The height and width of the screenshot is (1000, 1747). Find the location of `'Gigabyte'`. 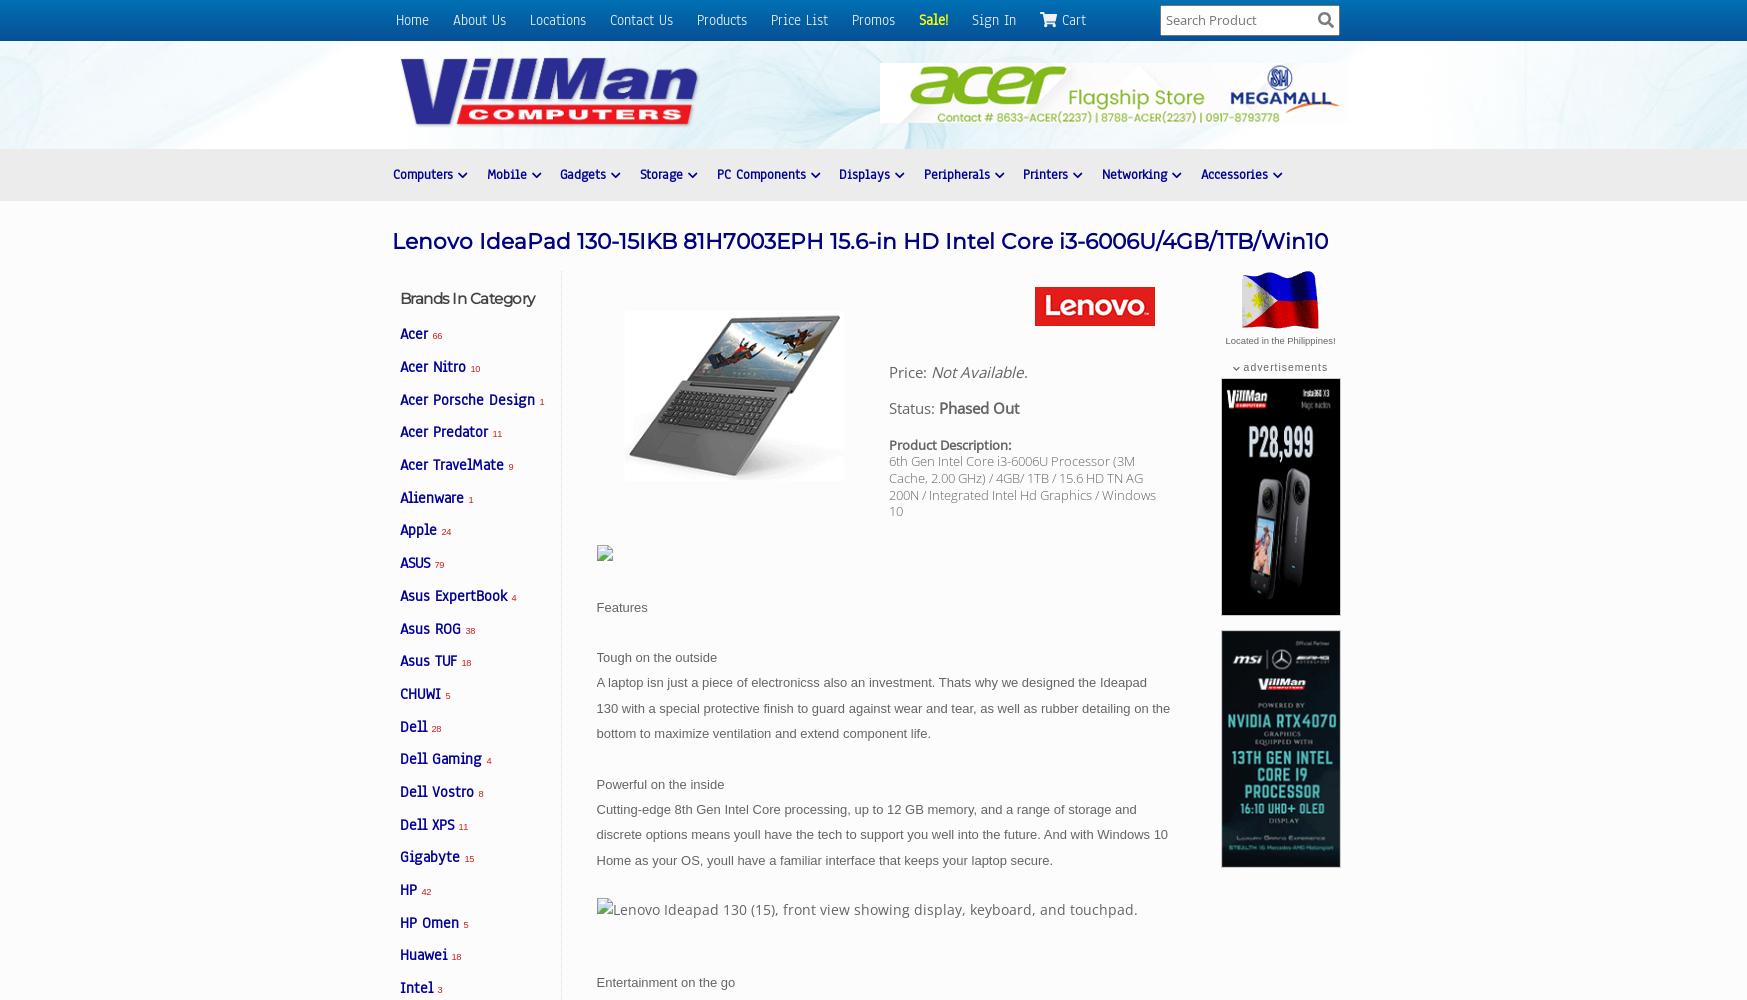

'Gigabyte' is located at coordinates (399, 856).